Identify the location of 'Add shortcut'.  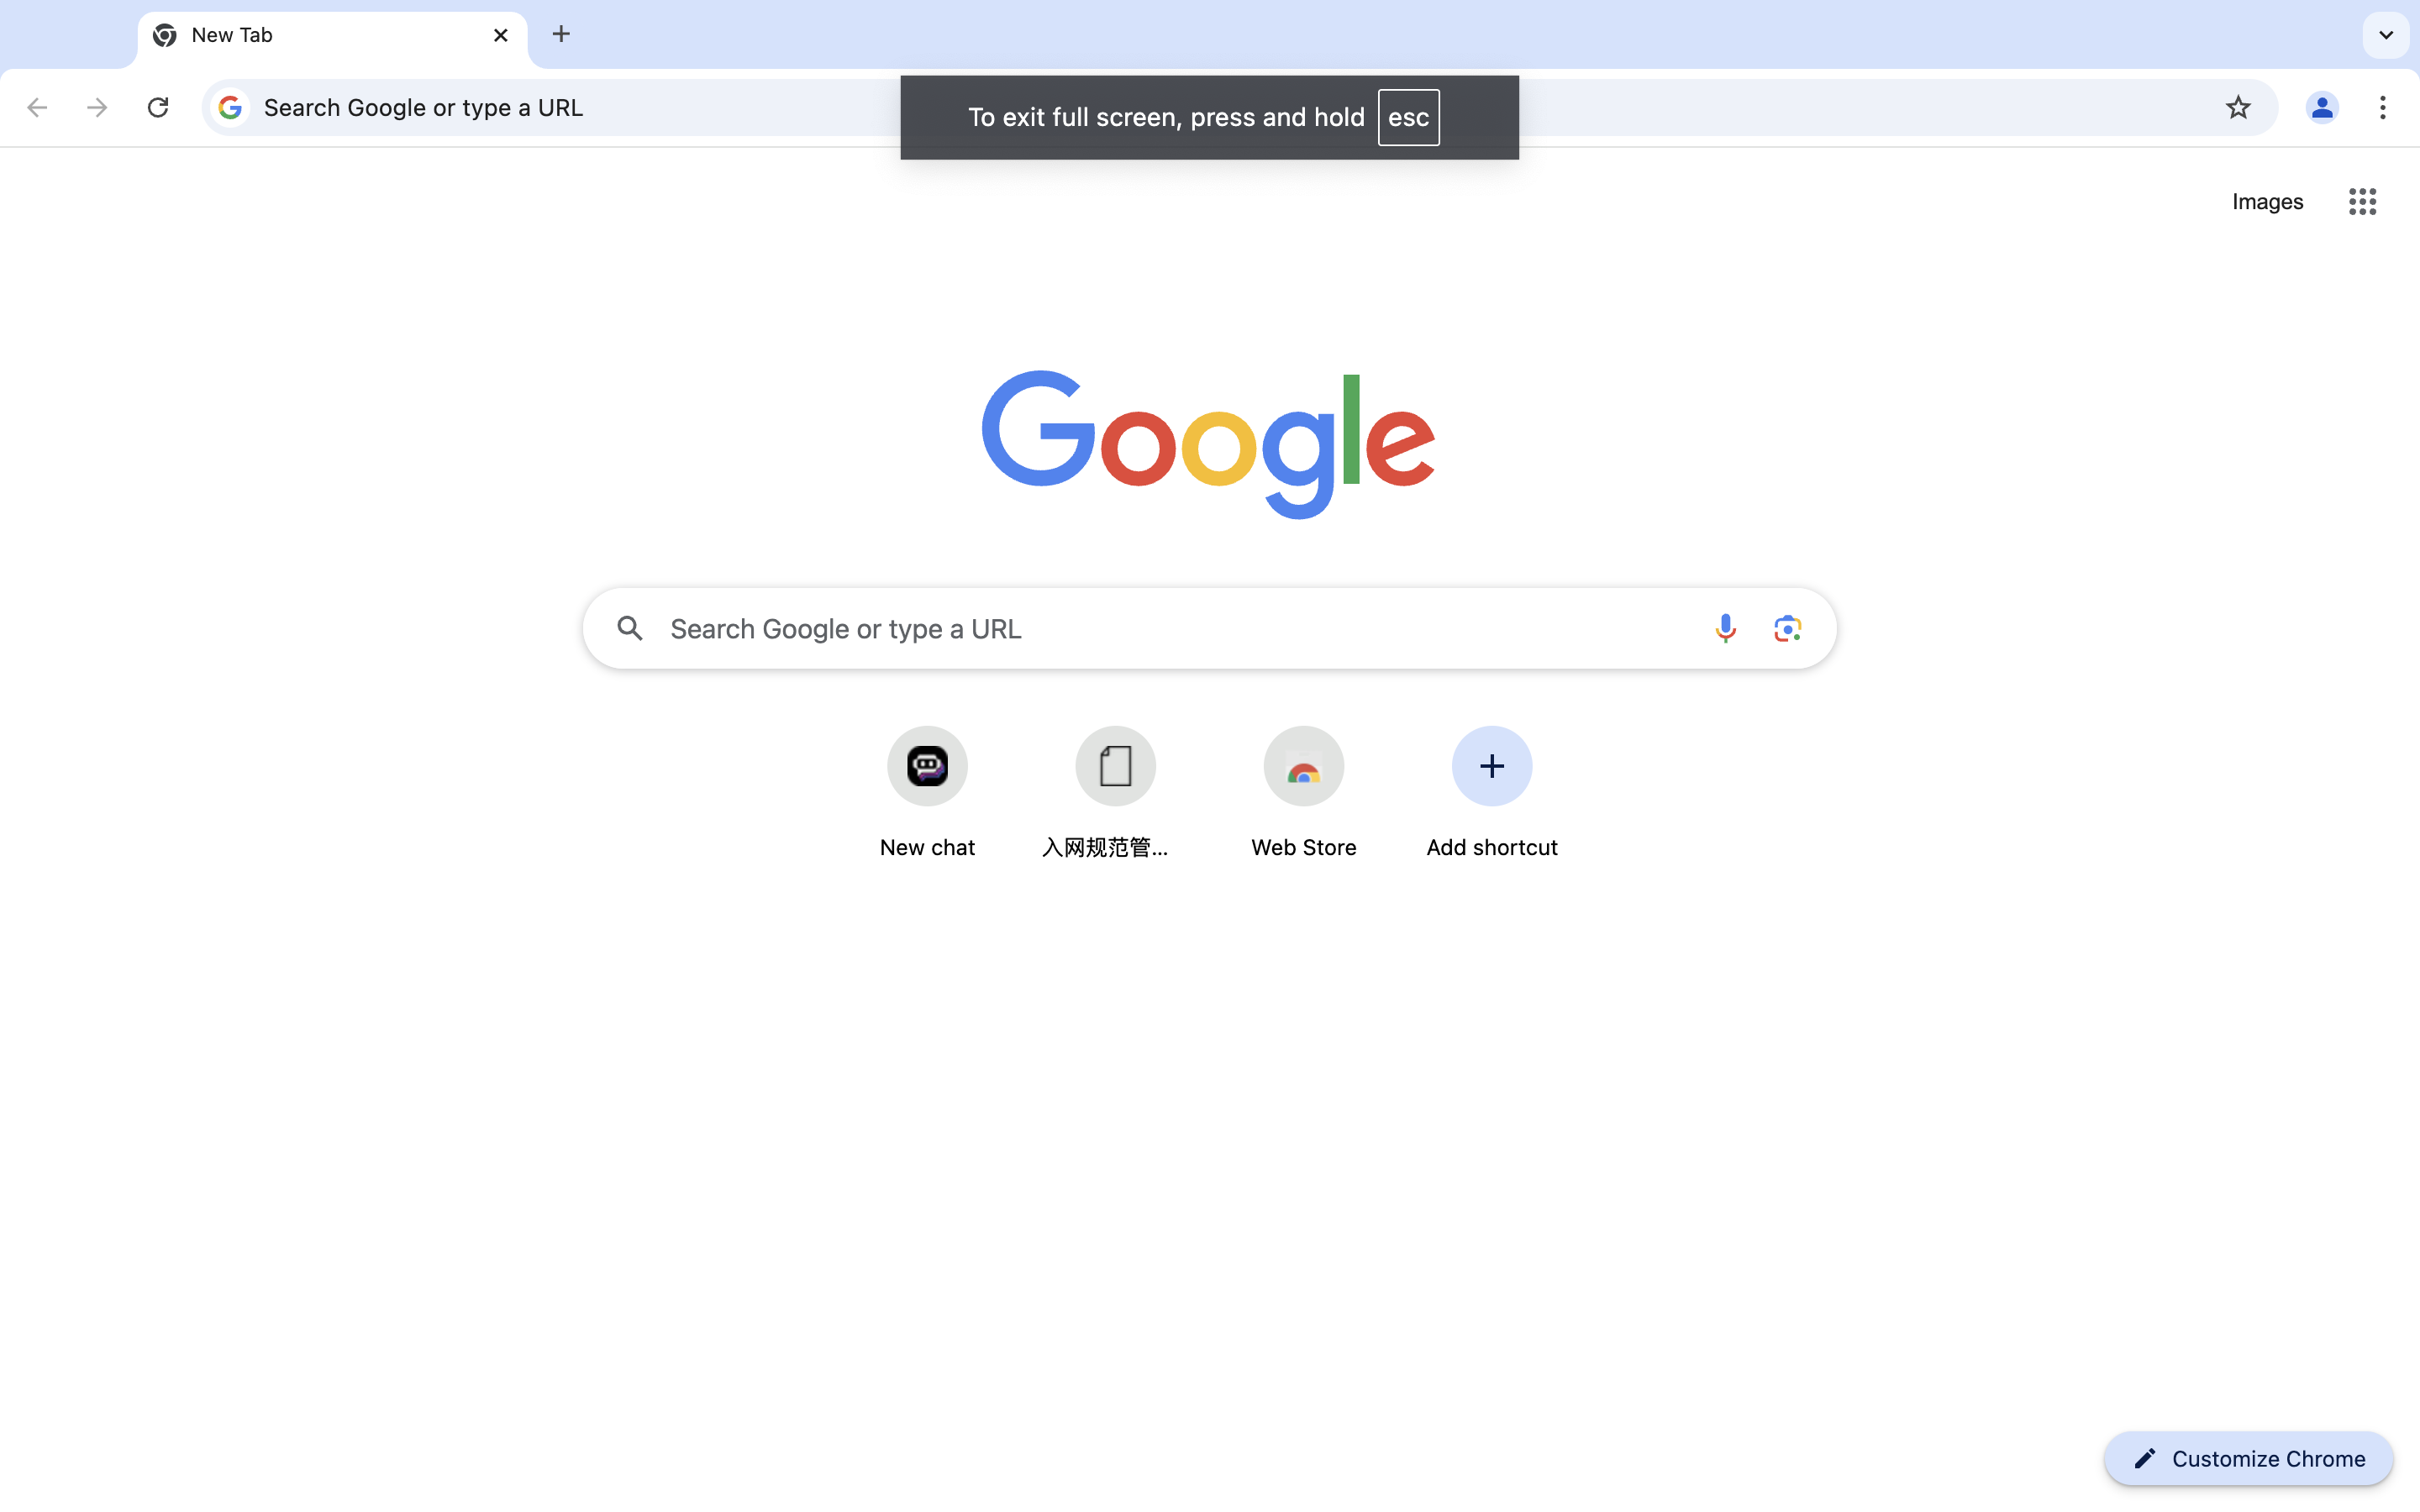
(1491, 791).